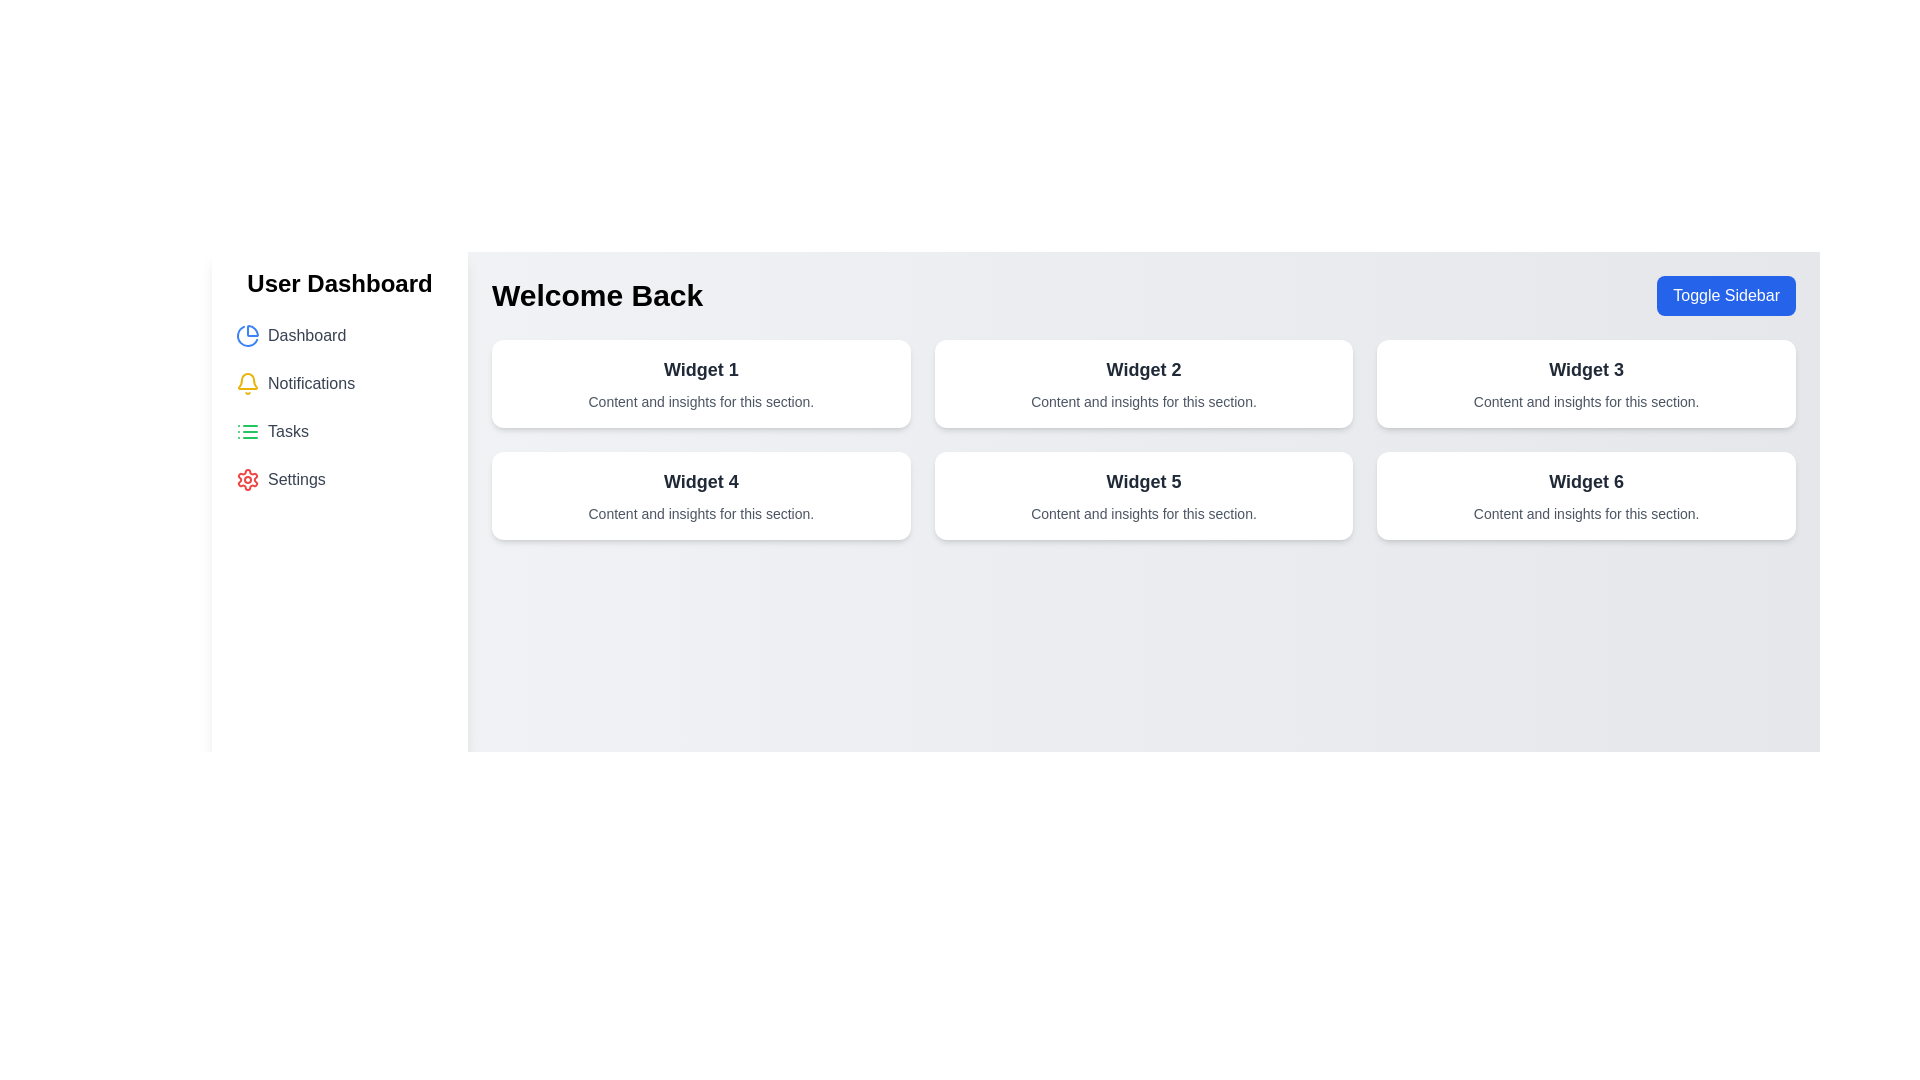 The height and width of the screenshot is (1080, 1920). I want to click on the bold, large-font heading labeled 'User Dashboard' located at the top of the left sidebar, so click(340, 284).